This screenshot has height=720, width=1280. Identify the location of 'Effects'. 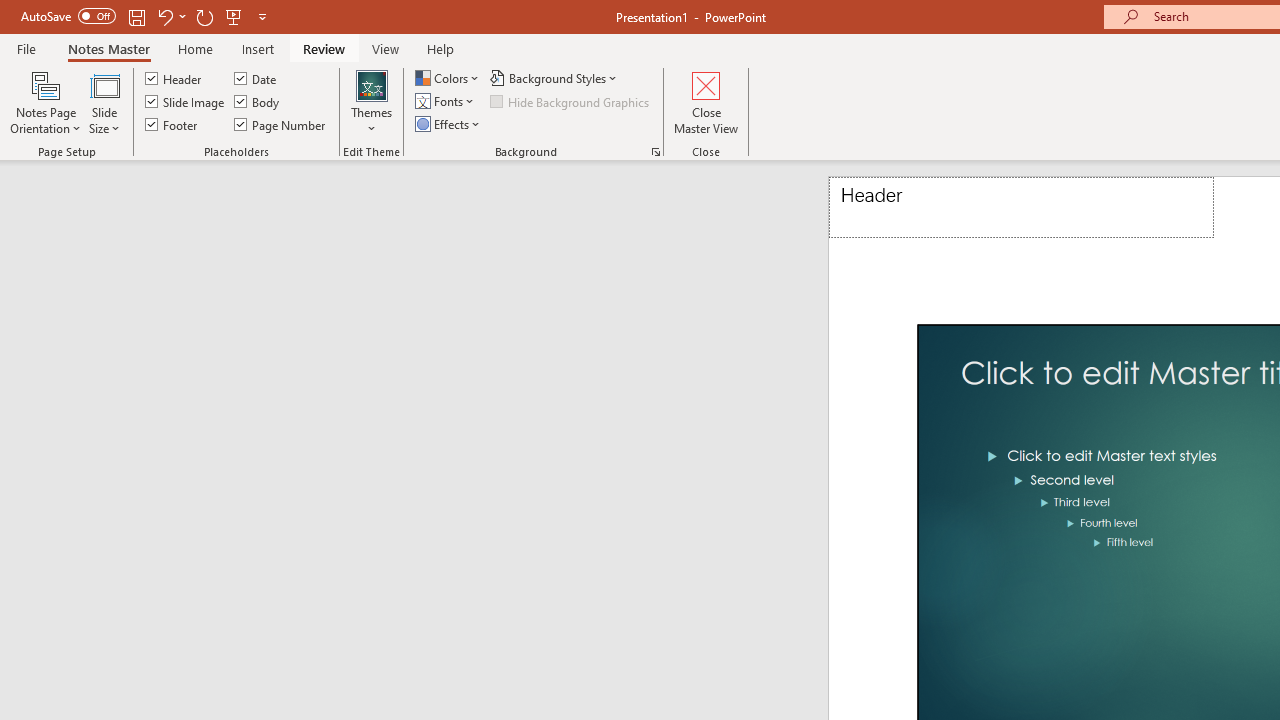
(448, 124).